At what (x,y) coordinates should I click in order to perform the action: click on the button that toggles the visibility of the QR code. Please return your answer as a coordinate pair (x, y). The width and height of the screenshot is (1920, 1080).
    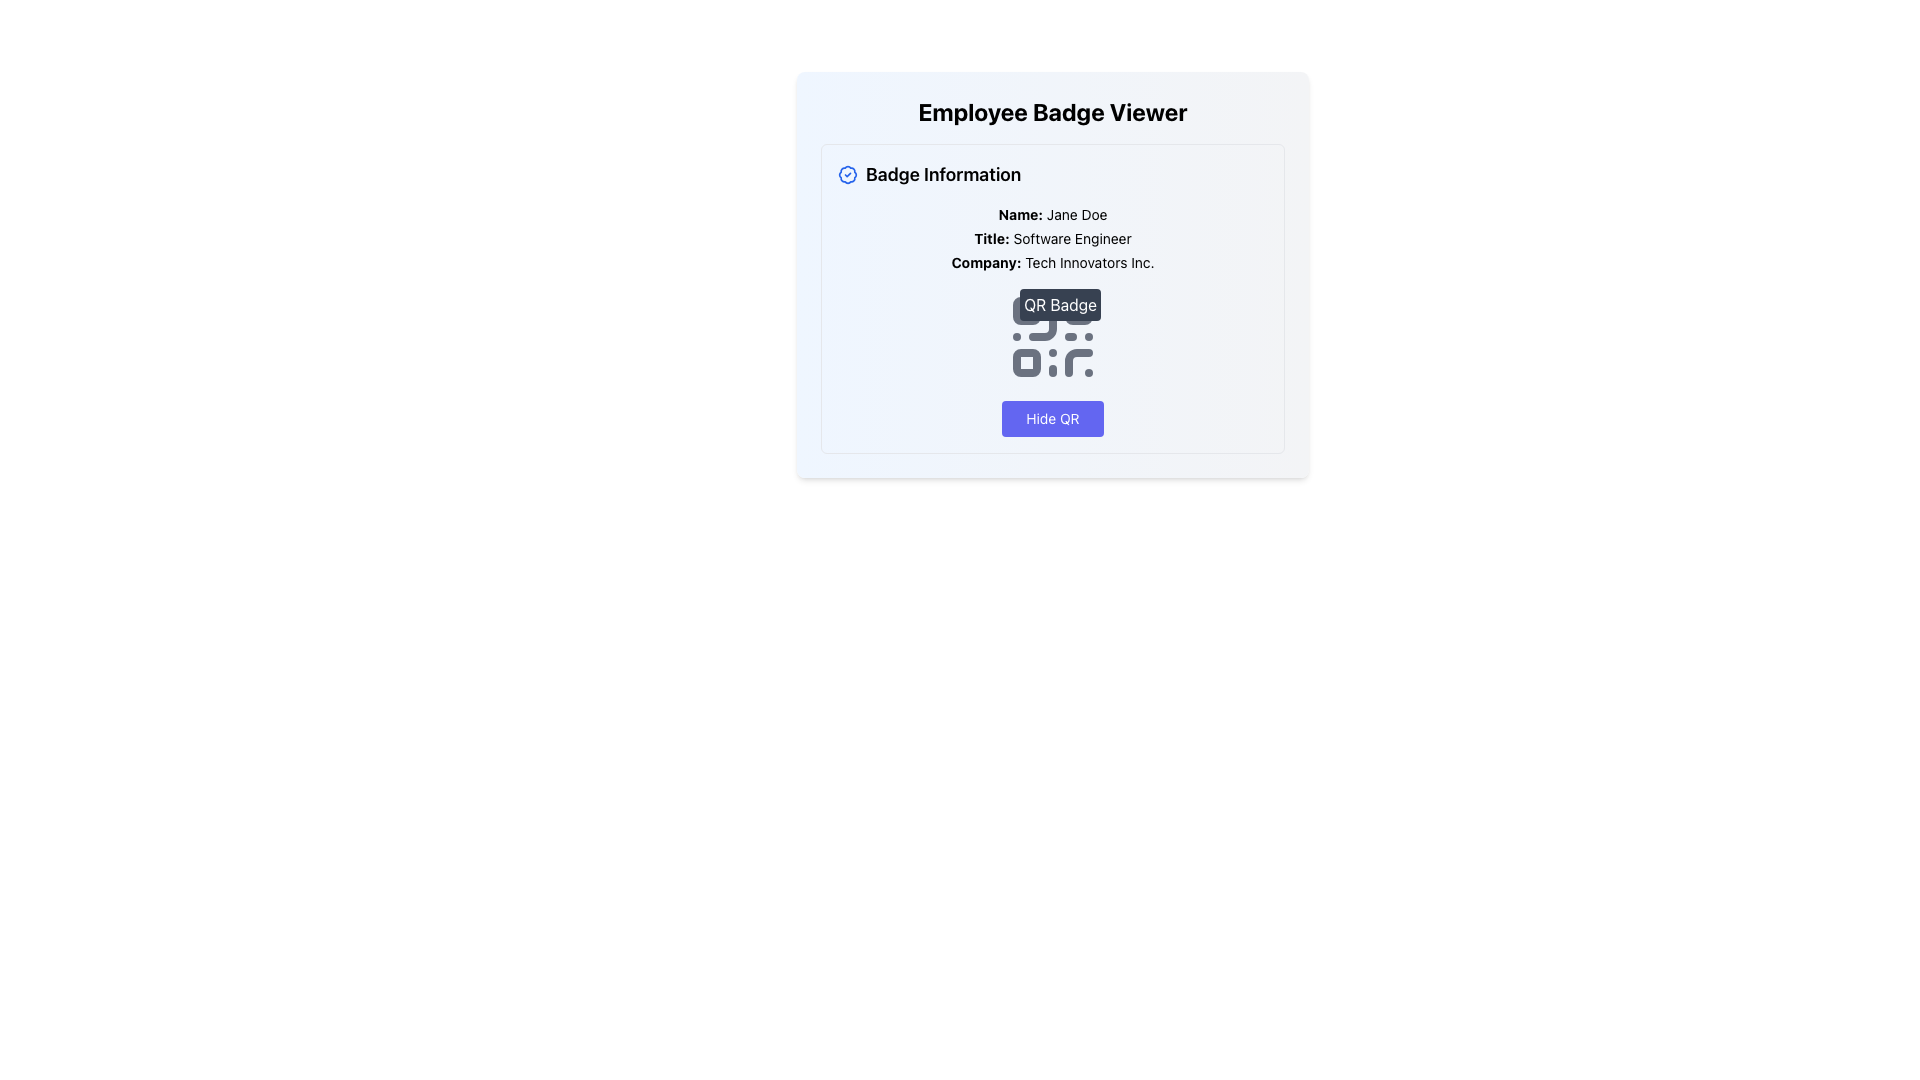
    Looking at the image, I should click on (1051, 418).